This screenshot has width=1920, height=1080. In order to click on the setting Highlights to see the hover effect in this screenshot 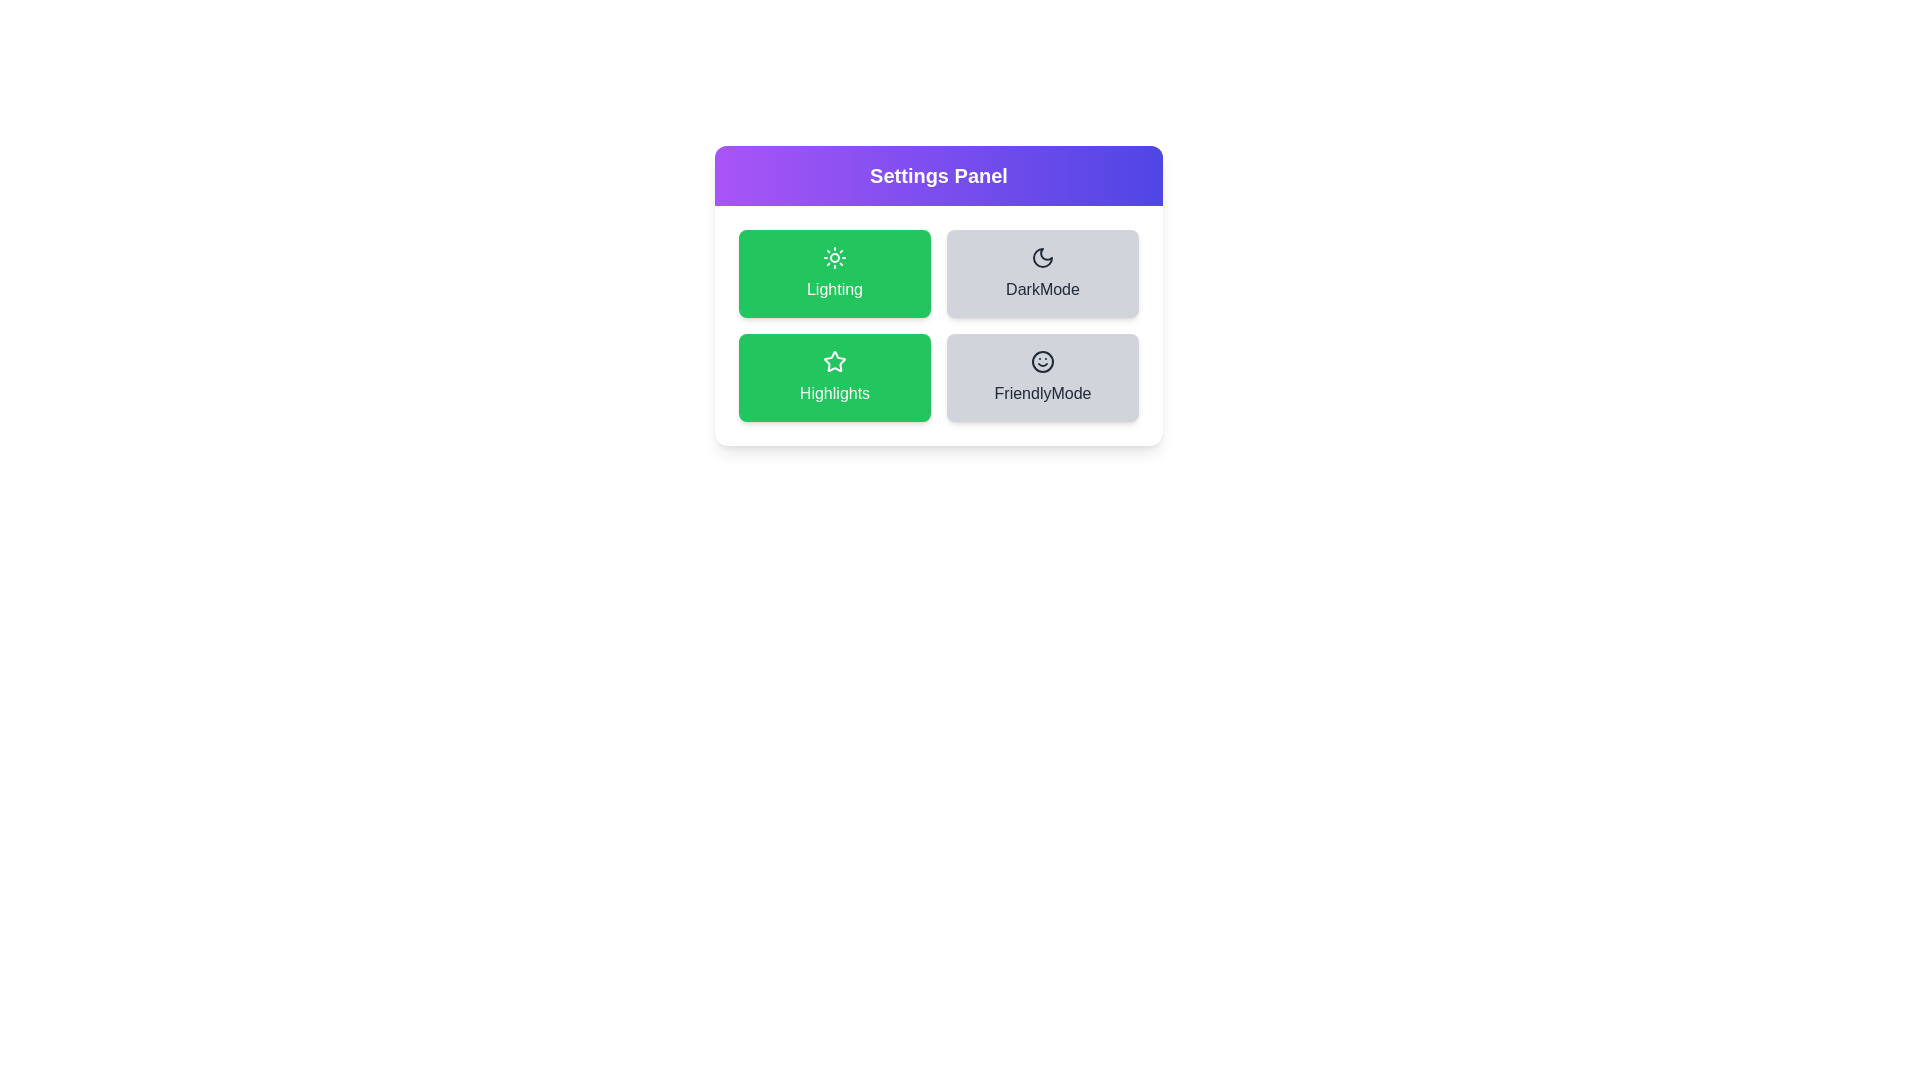, I will do `click(835, 378)`.